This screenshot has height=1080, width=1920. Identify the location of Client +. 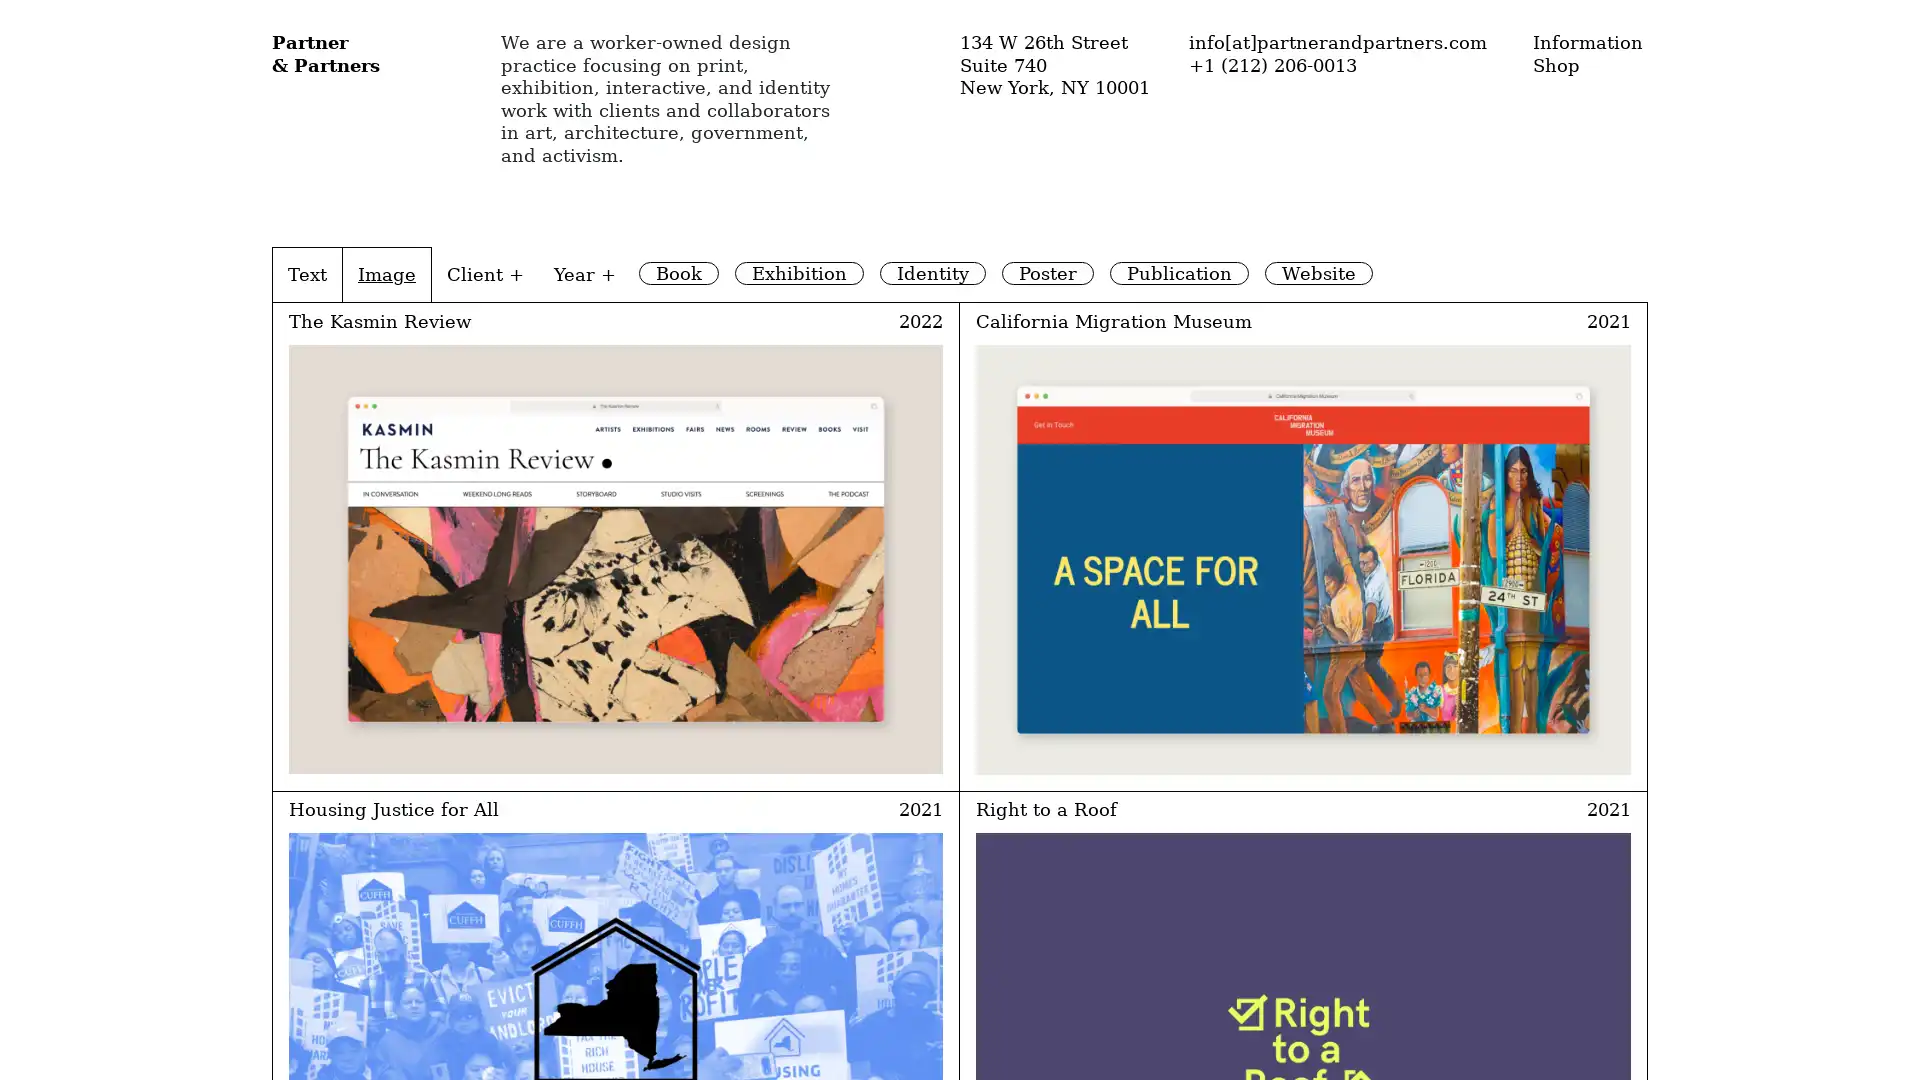
(485, 273).